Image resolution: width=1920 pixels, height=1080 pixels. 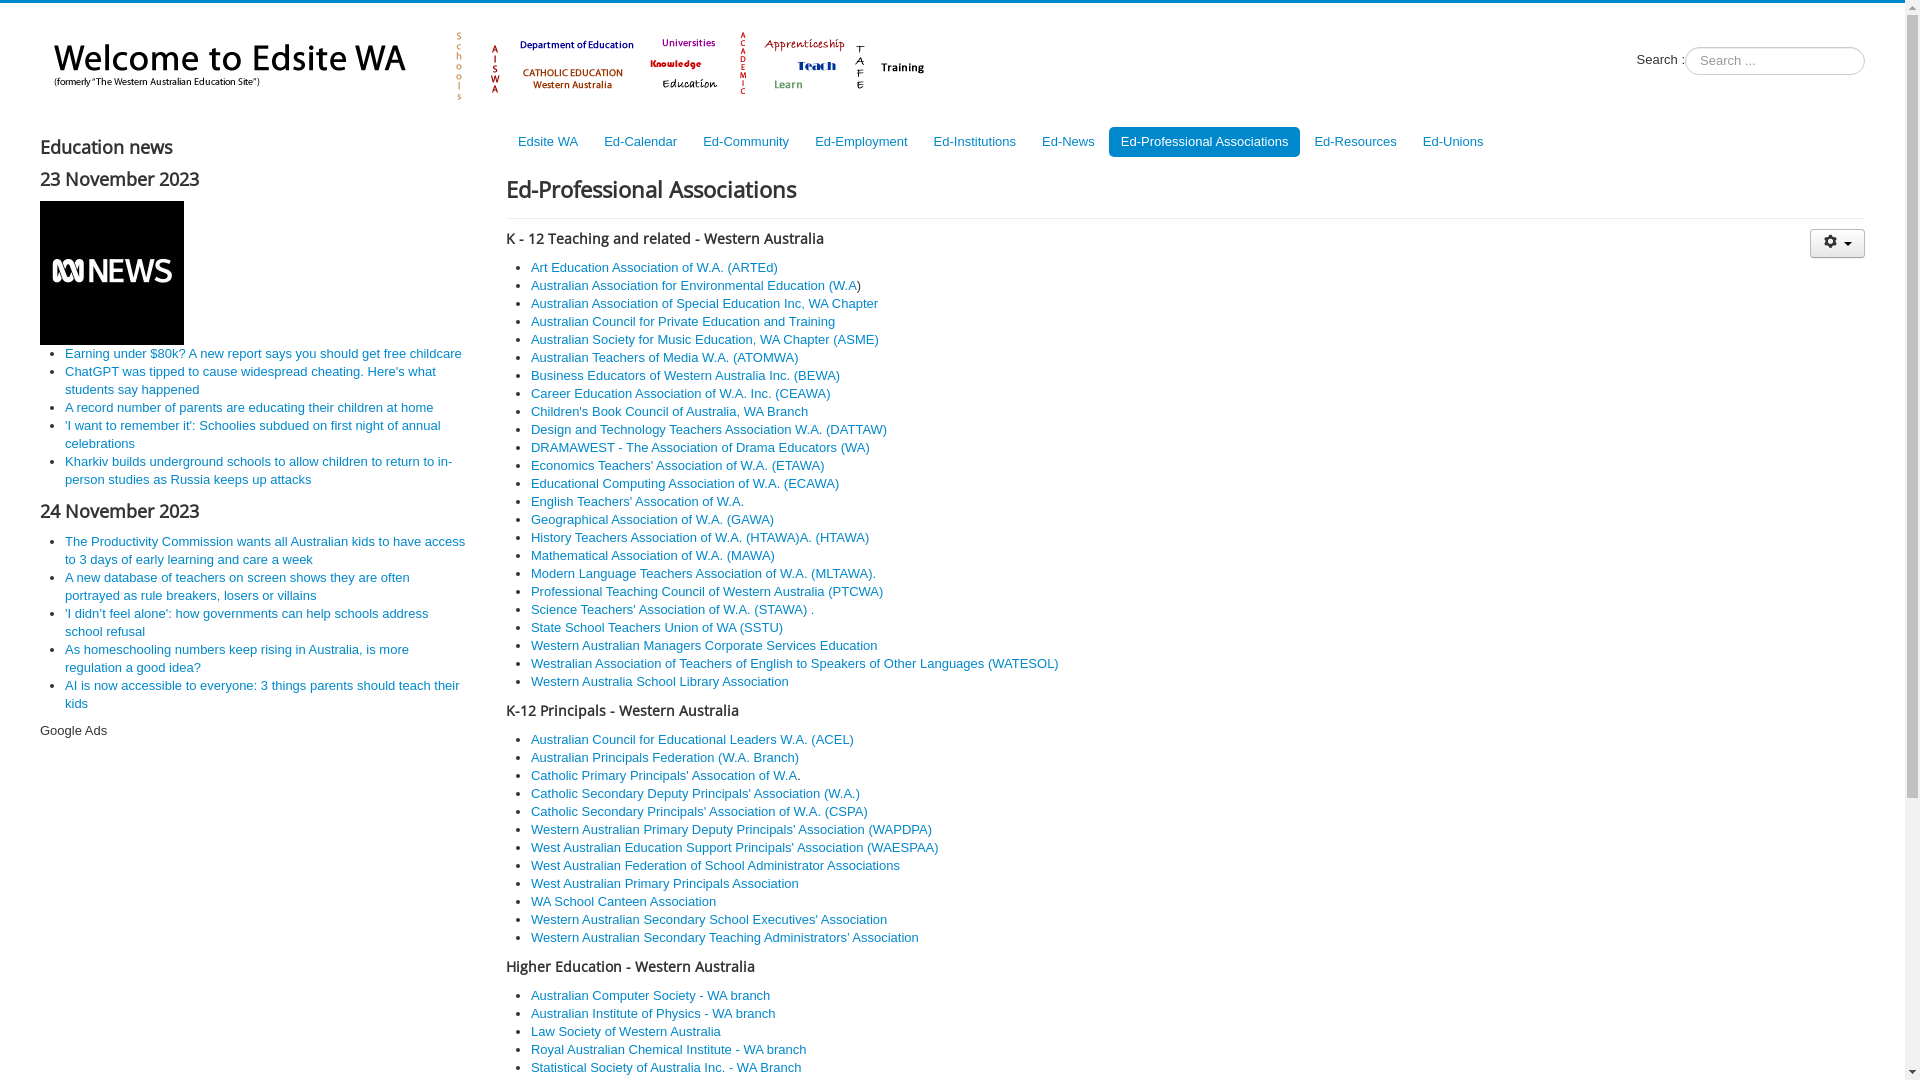 What do you see at coordinates (700, 446) in the screenshot?
I see `'DRAMAWEST - The Association of Drama Educators (WA)'` at bounding box center [700, 446].